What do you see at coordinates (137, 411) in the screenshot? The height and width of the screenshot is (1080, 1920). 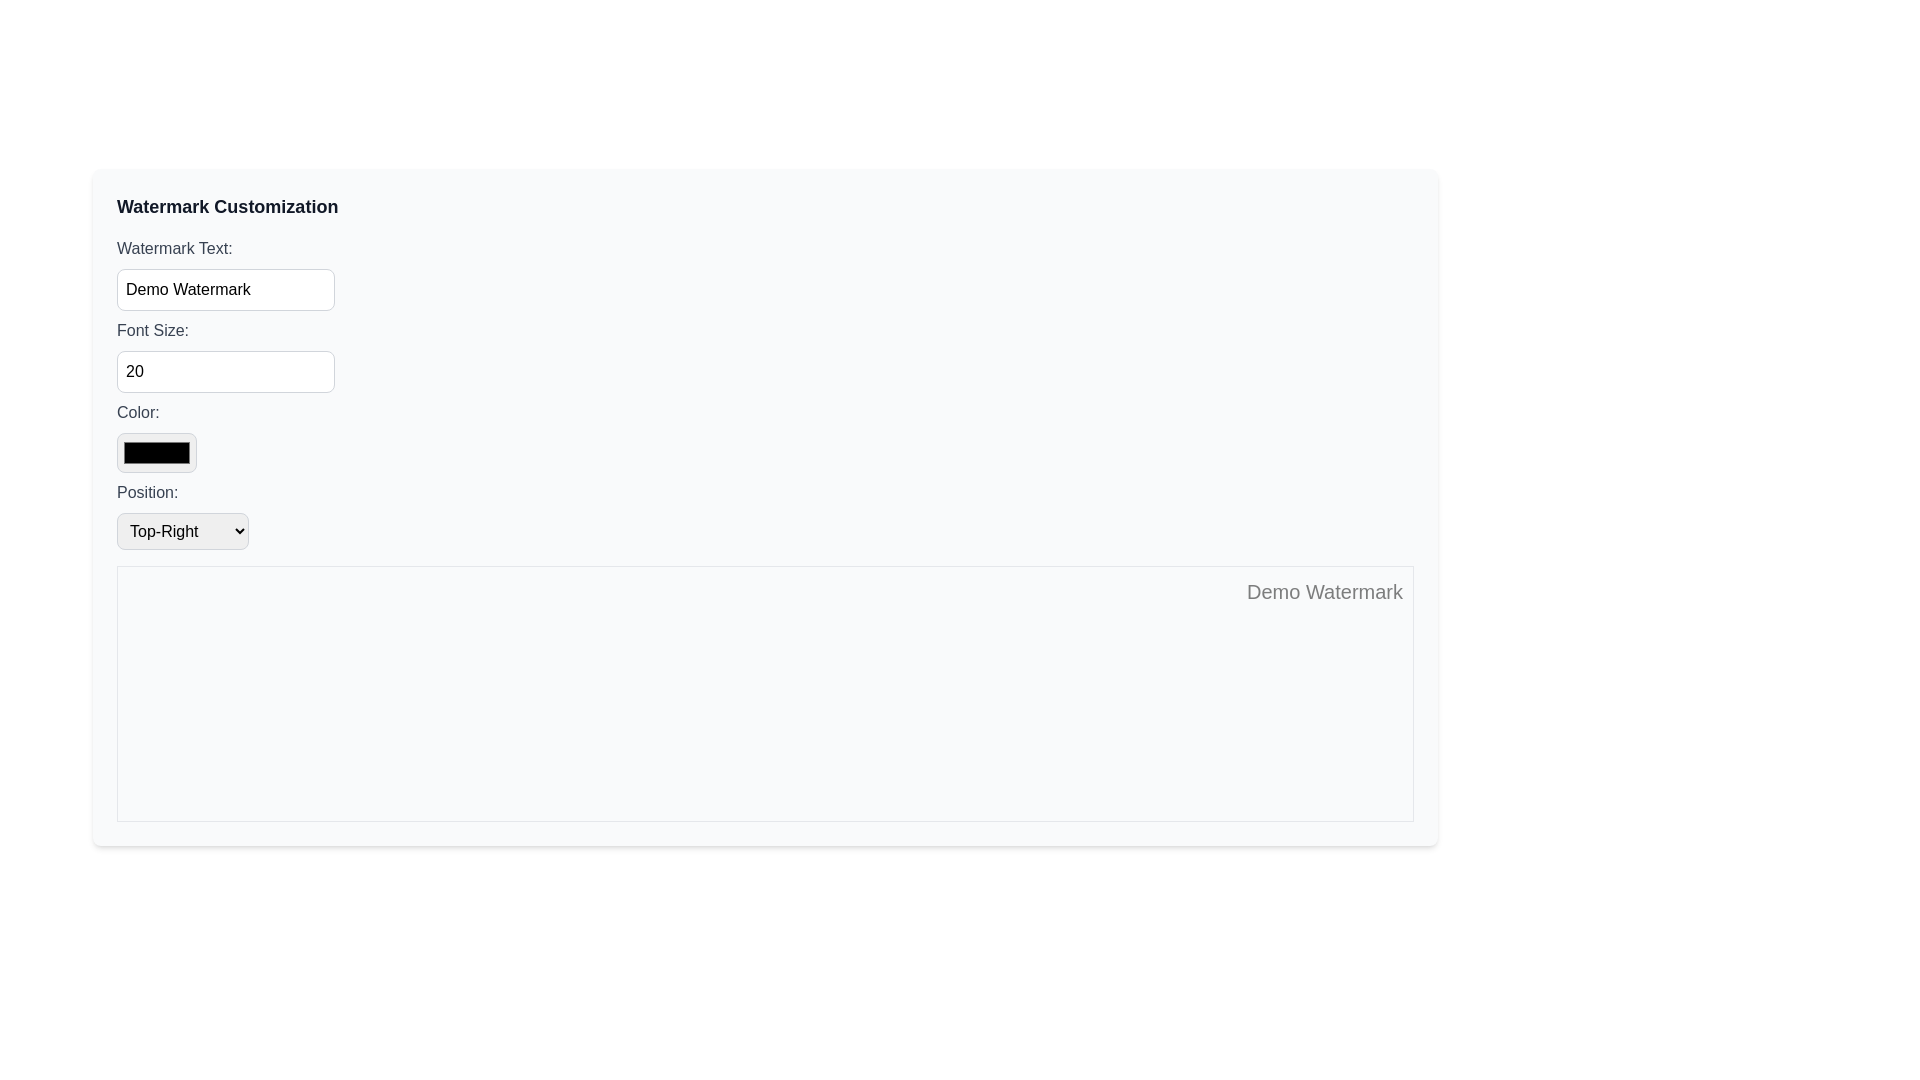 I see `the text label that says 'Color:', which is styled in gray and is the third label in a vertical sequence of similar labels in the form-like interface` at bounding box center [137, 411].